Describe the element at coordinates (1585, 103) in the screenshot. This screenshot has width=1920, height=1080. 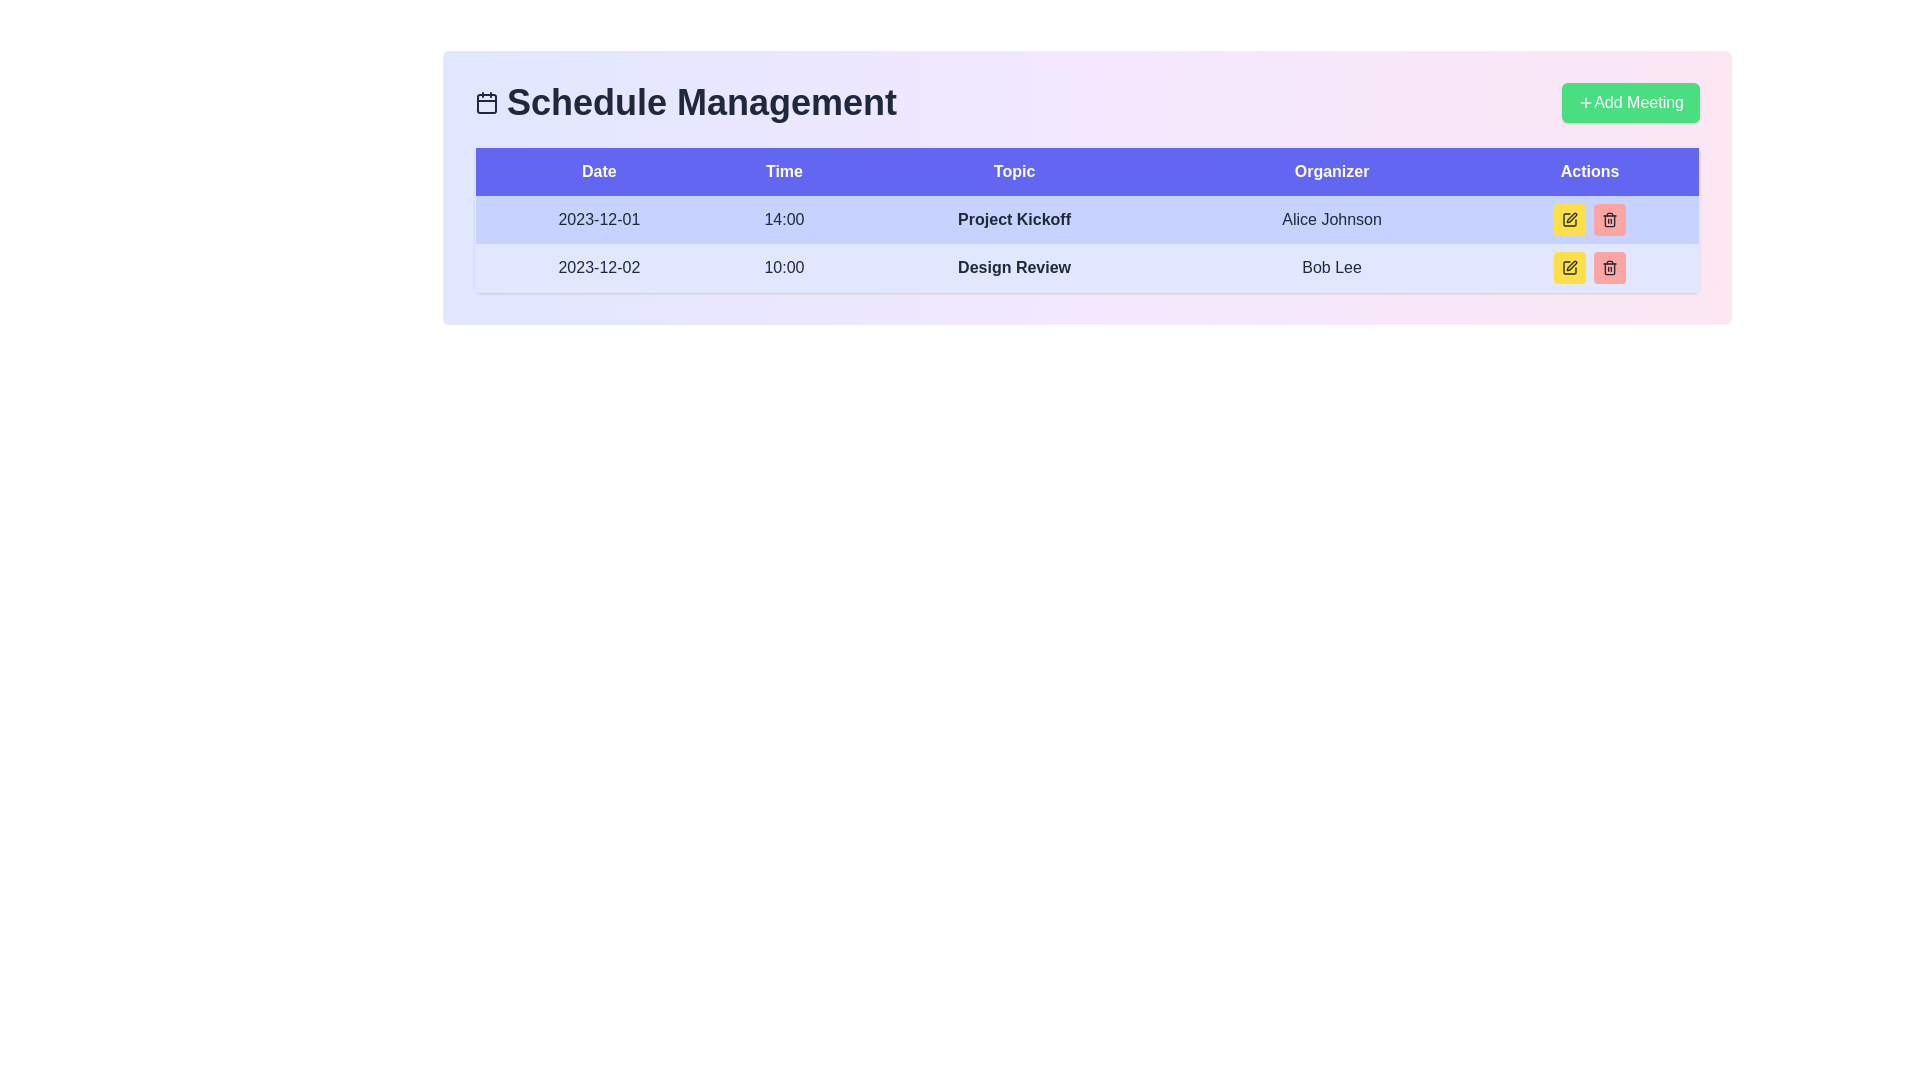
I see `the circular plus icon inside the green 'Add Meeting' button` at that location.